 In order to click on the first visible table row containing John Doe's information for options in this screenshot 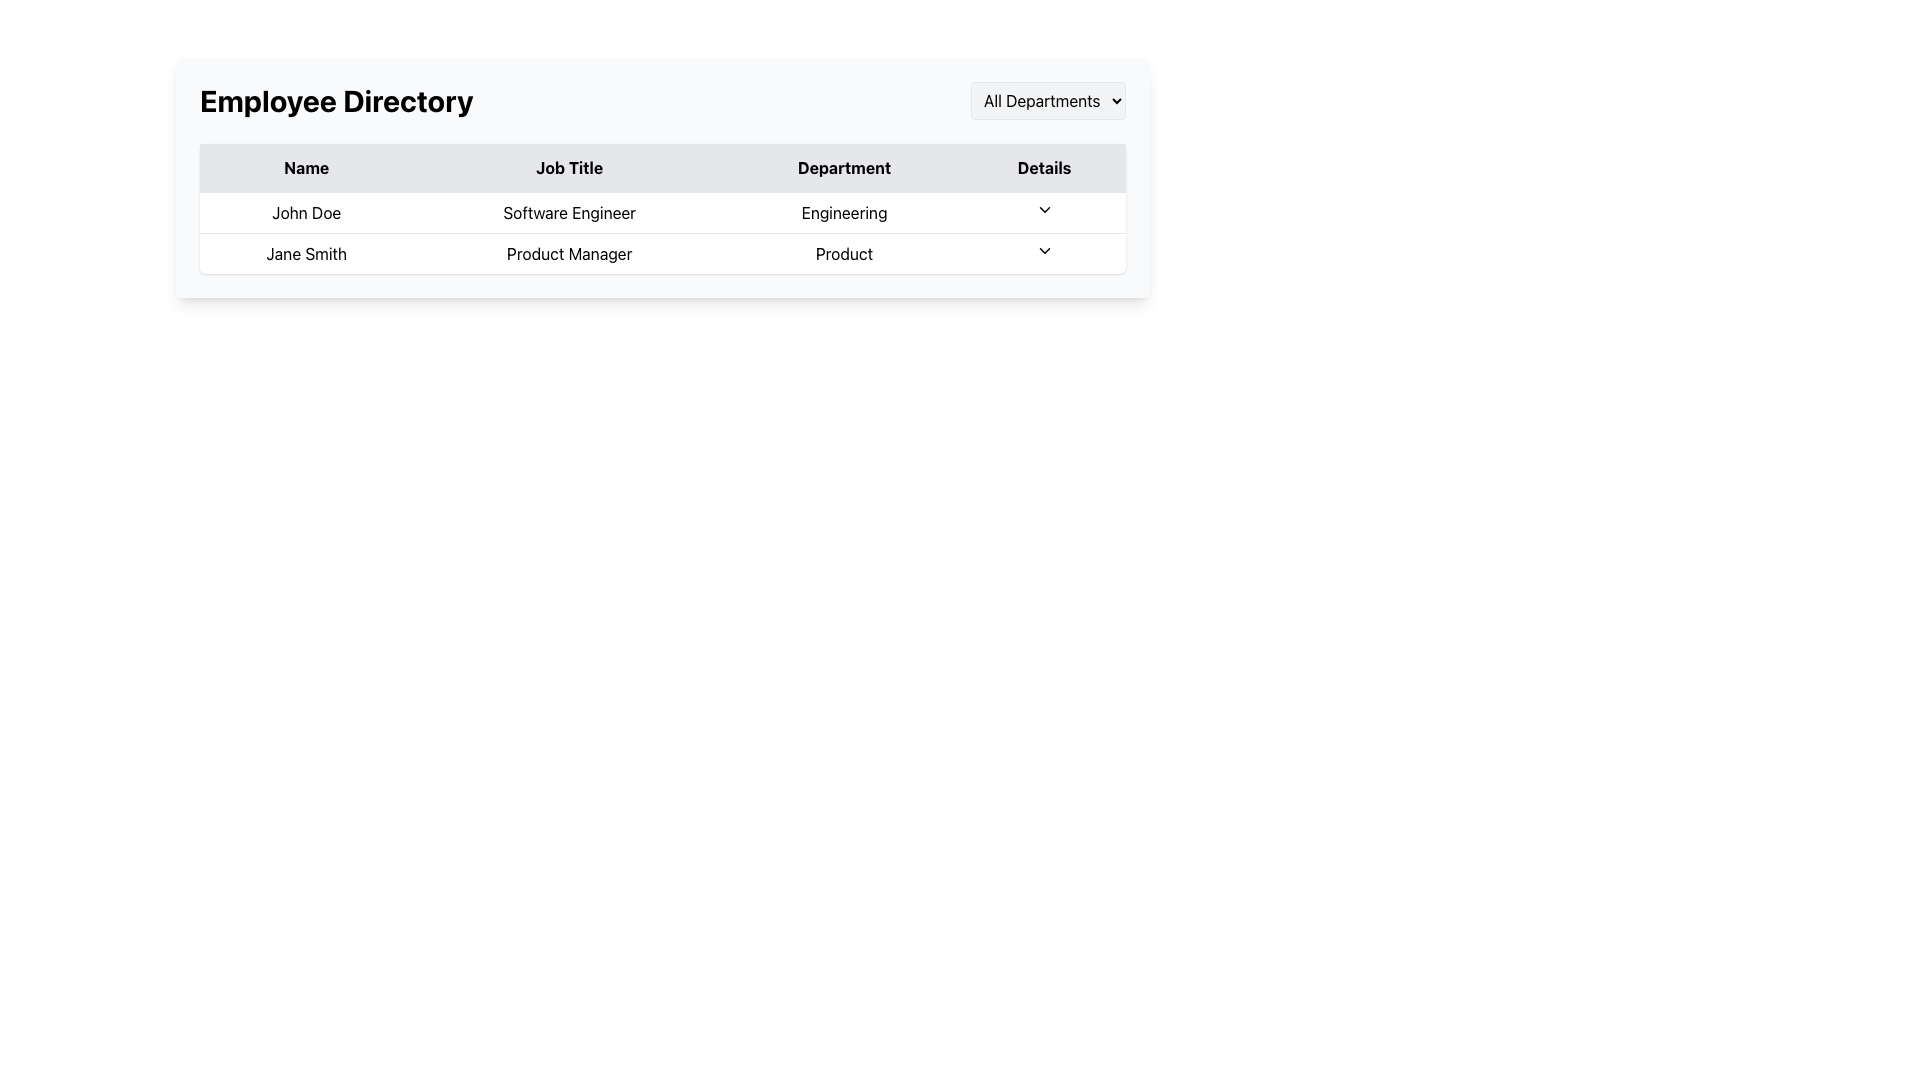, I will do `click(662, 231)`.